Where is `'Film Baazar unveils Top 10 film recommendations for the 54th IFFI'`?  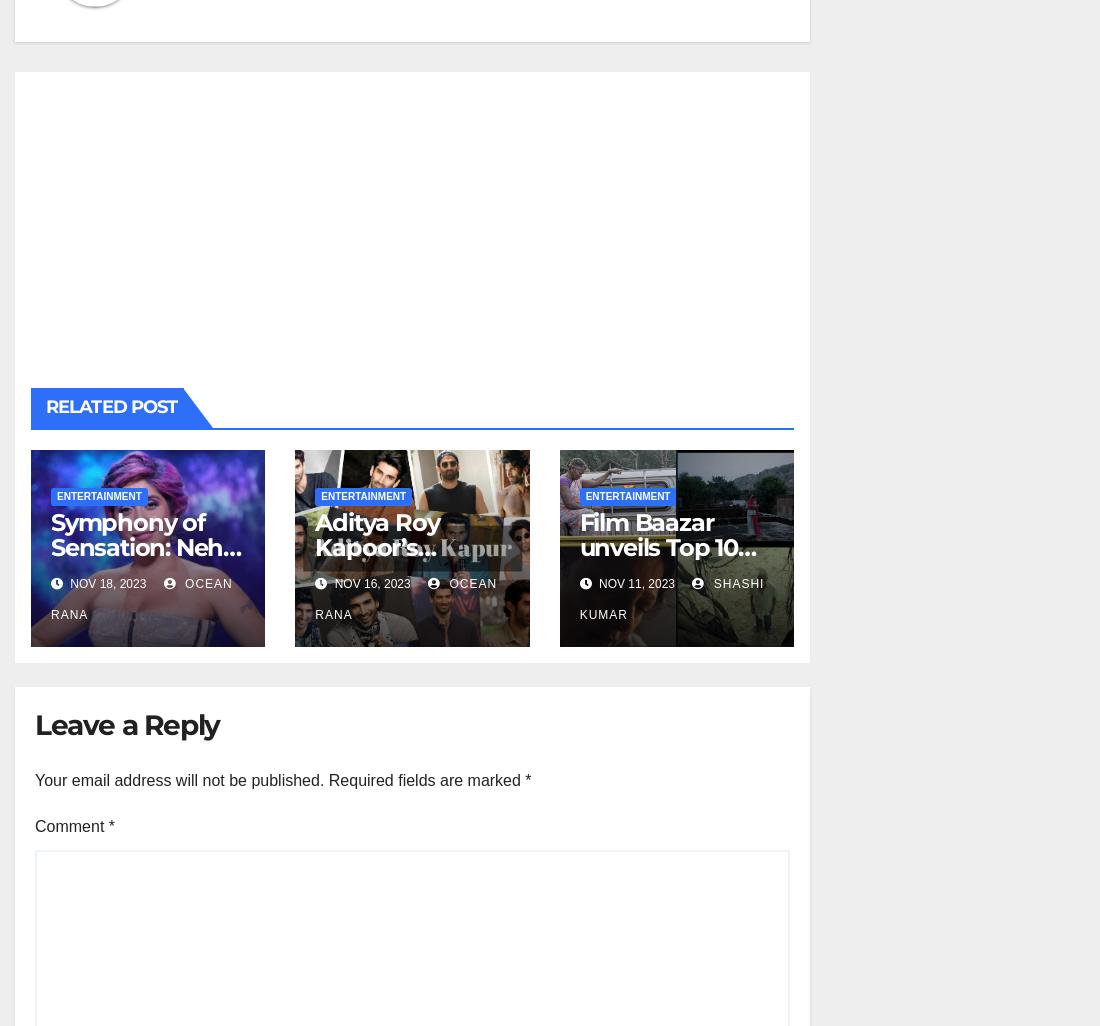 'Film Baazar unveils Top 10 film recommendations for the 54th IFFI' is located at coordinates (672, 582).